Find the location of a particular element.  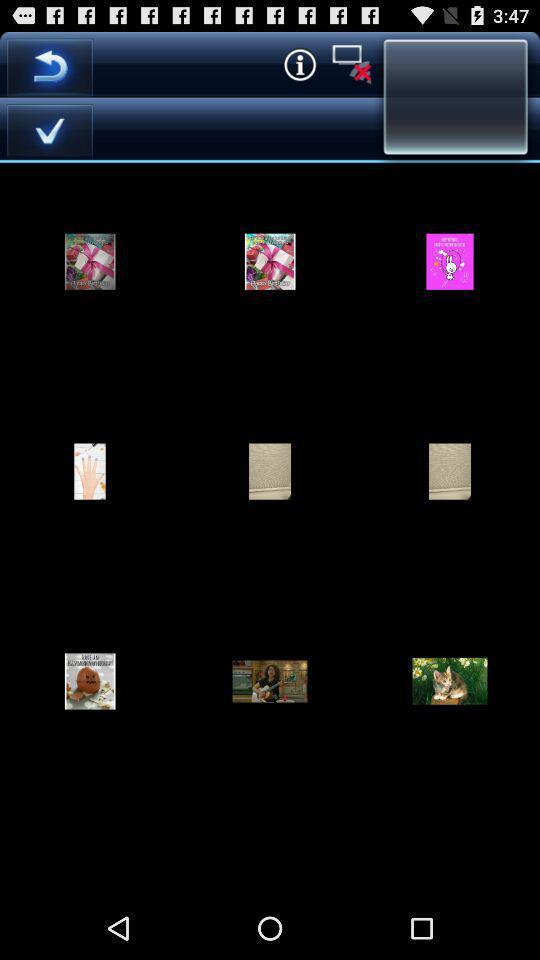

the check icon is located at coordinates (50, 138).